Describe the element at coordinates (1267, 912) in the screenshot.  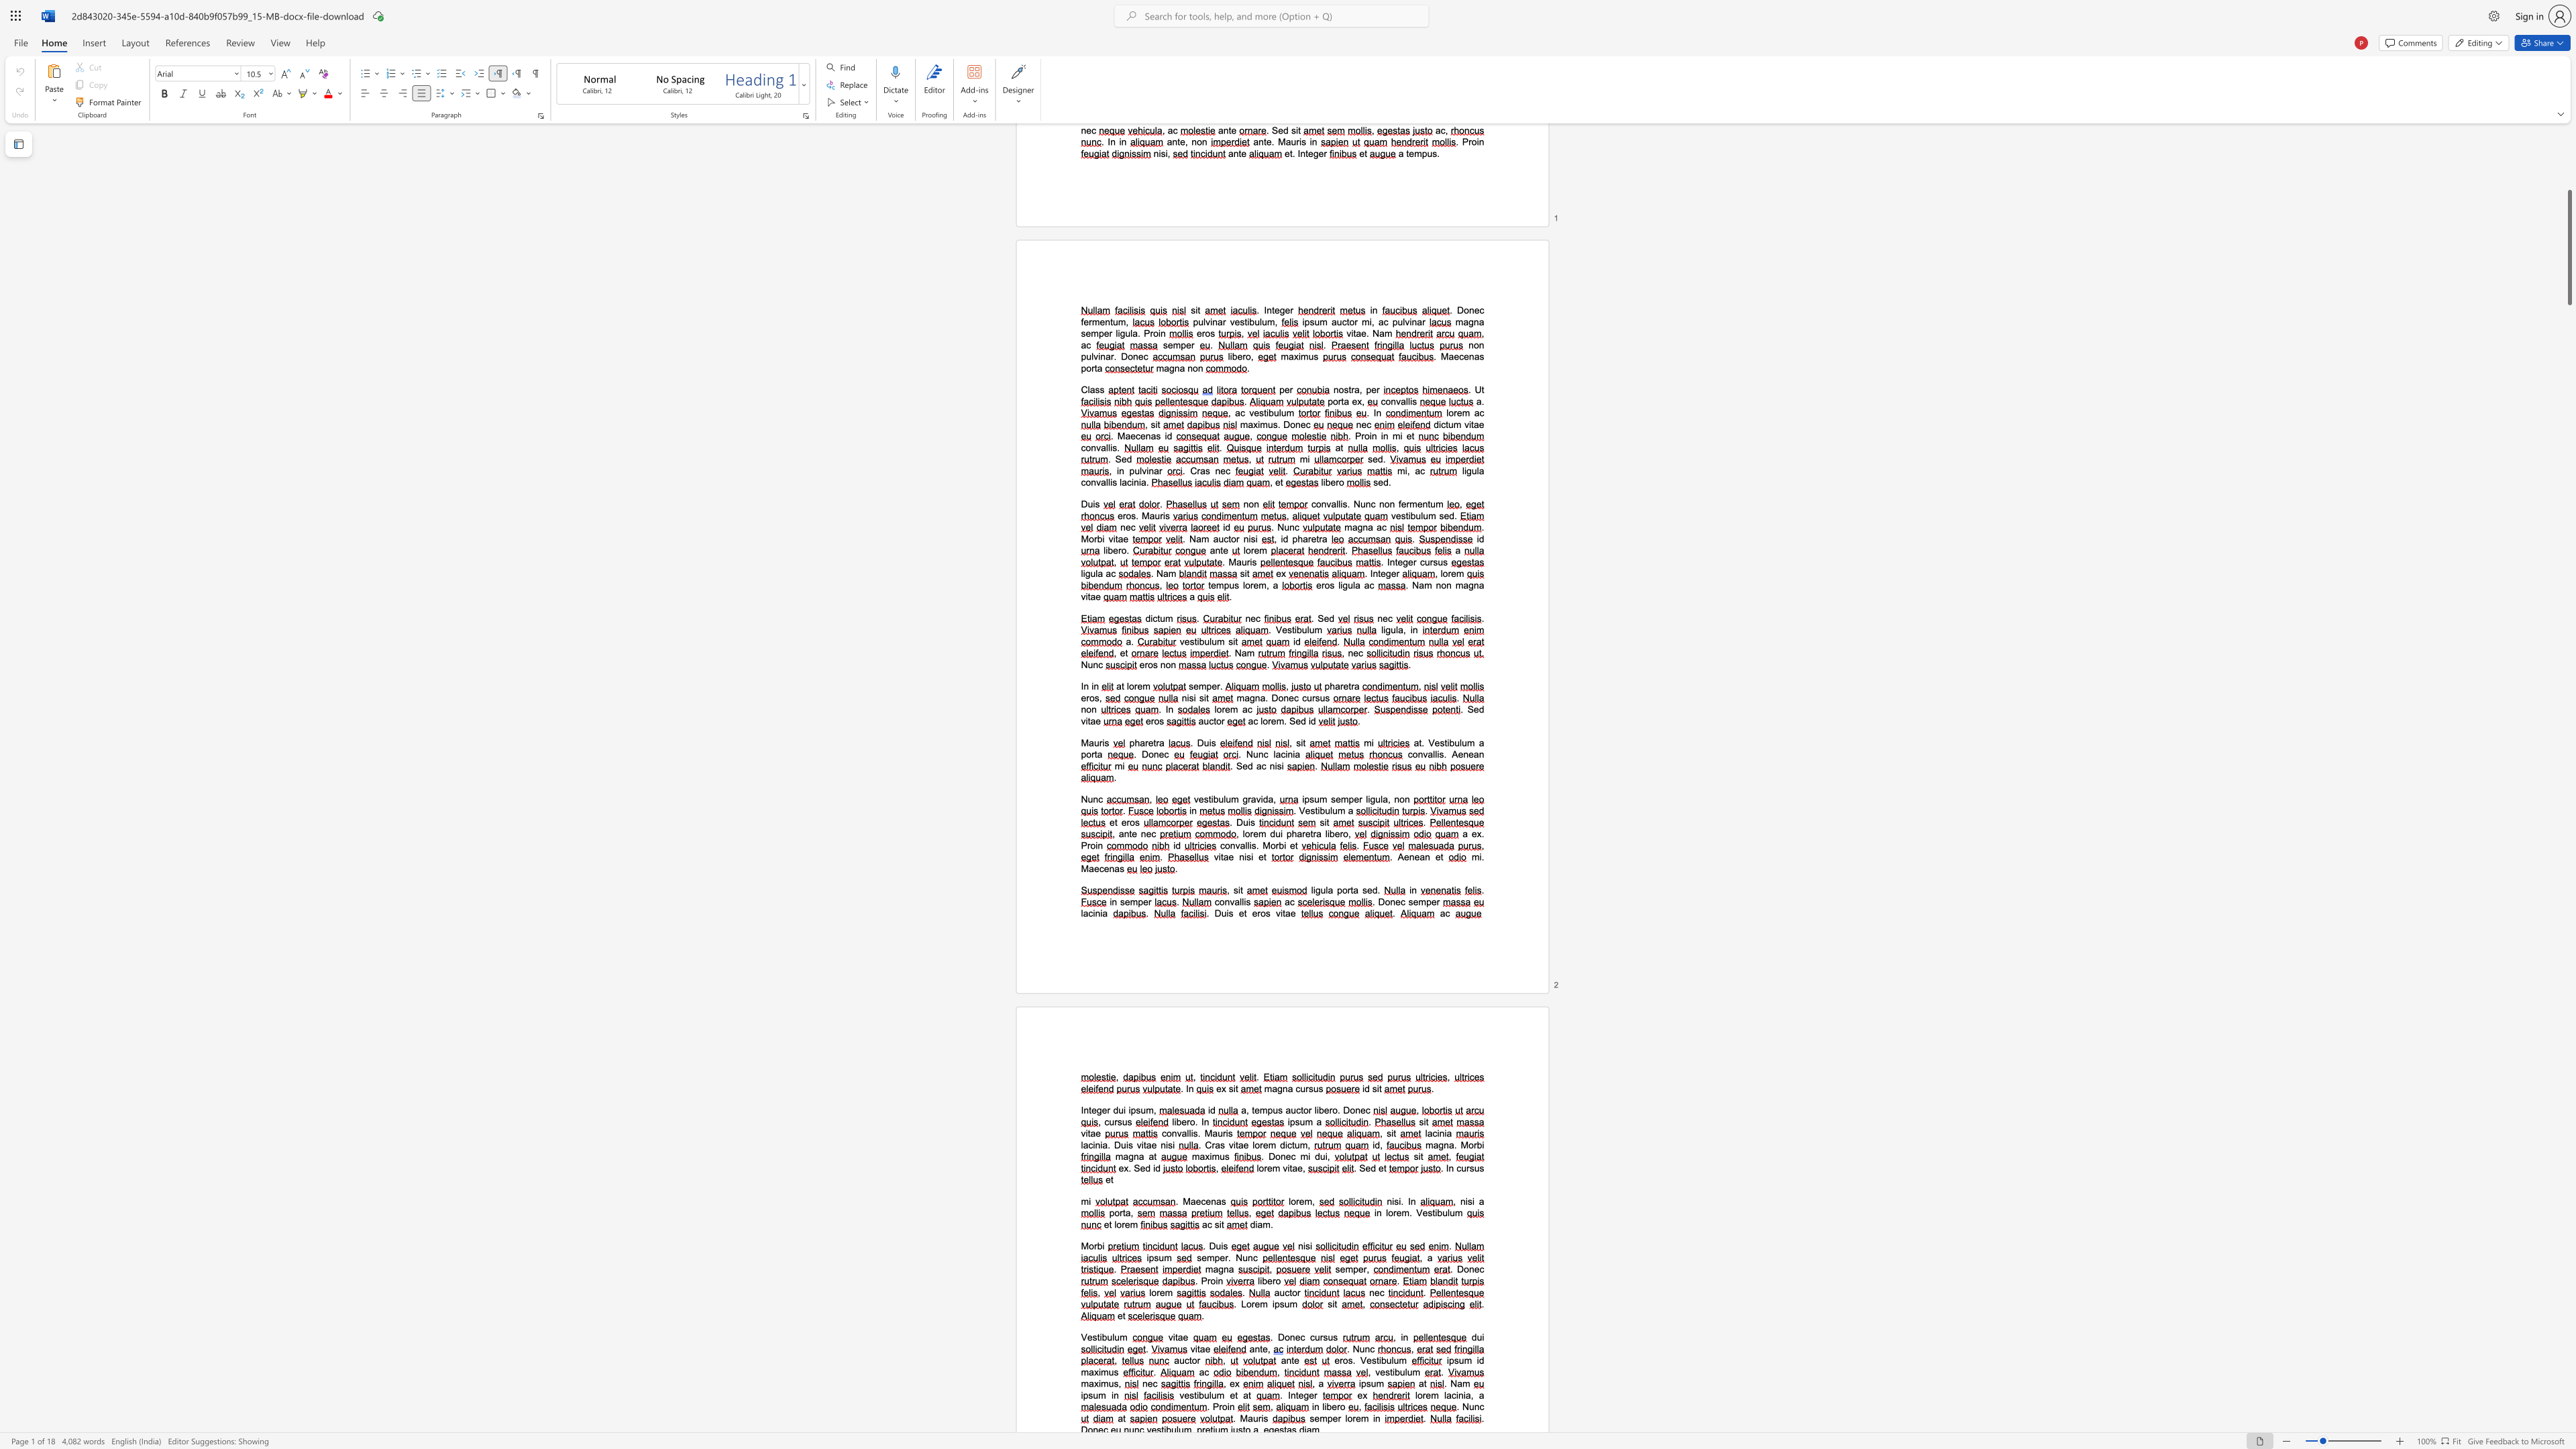
I see `the 2th character "s" in the text` at that location.